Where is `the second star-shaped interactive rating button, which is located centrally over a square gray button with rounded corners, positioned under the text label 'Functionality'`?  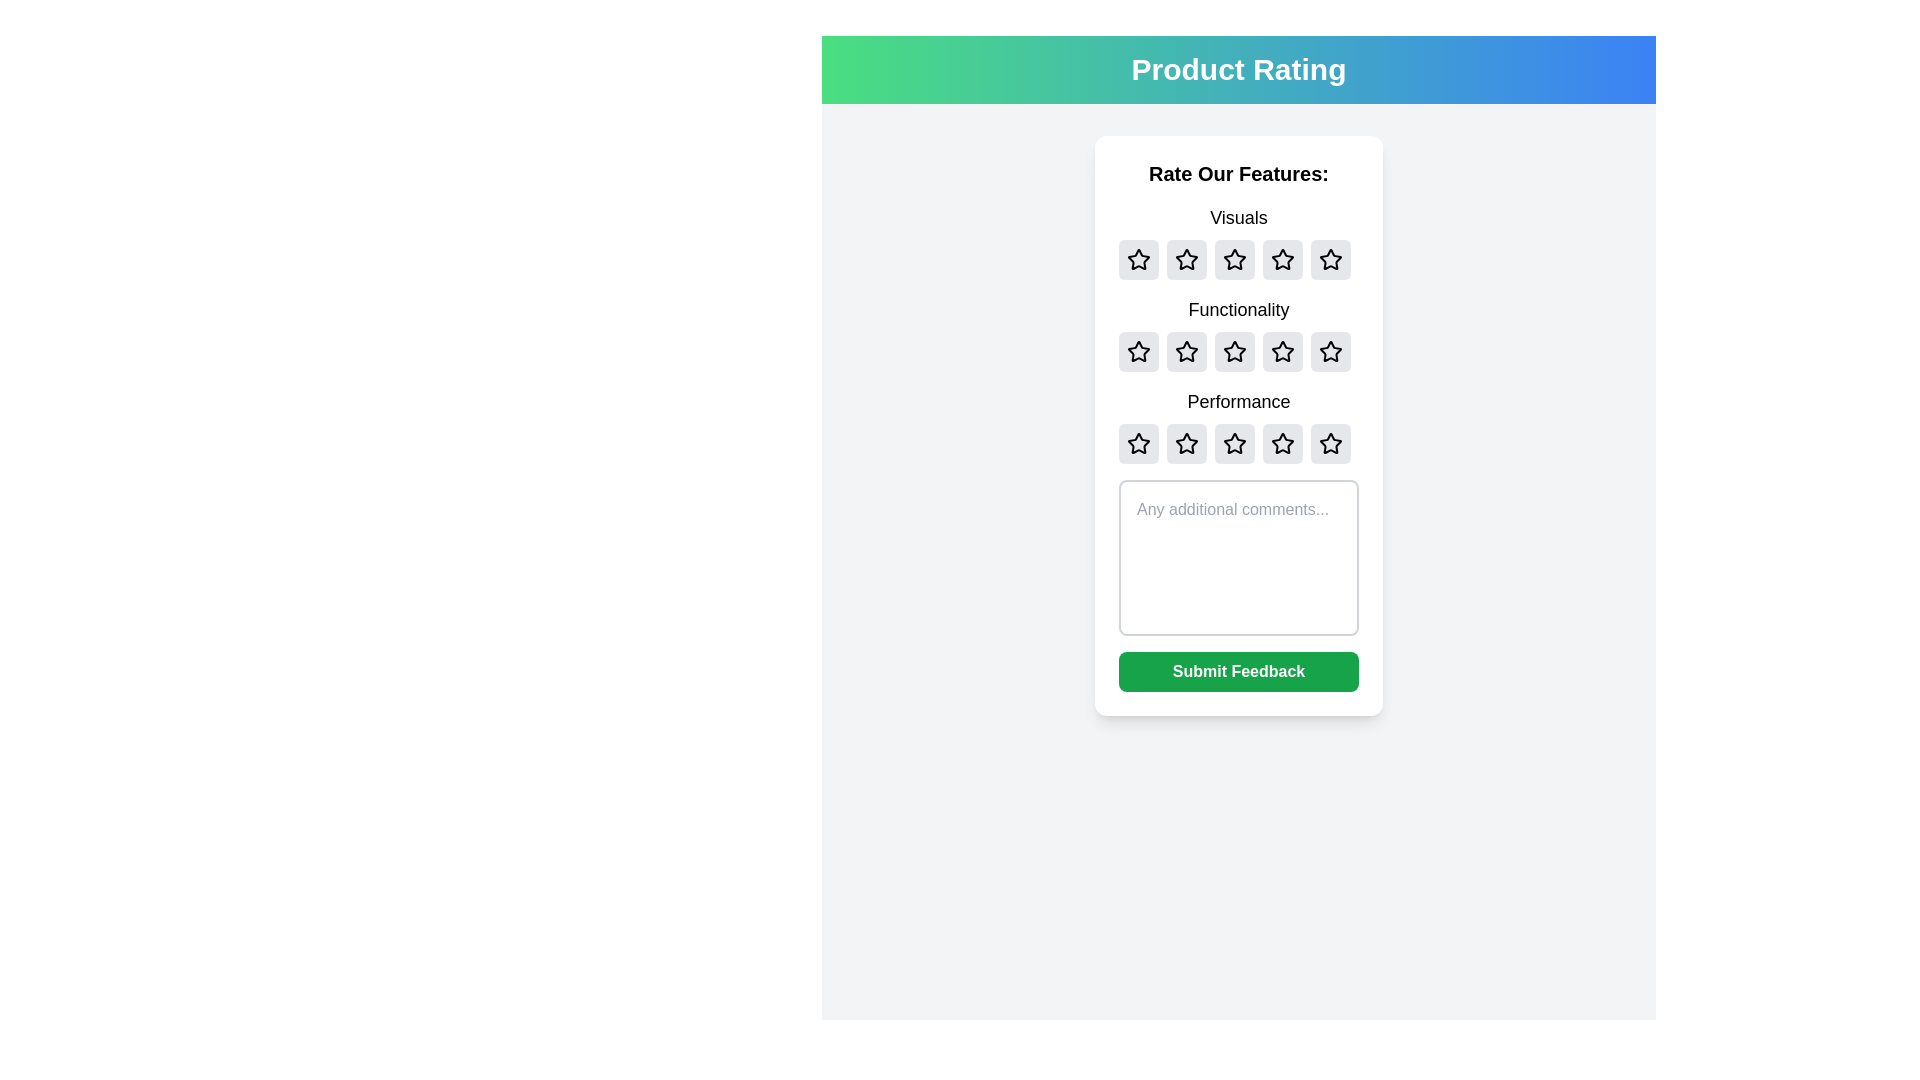 the second star-shaped interactive rating button, which is located centrally over a square gray button with rounded corners, positioned under the text label 'Functionality' is located at coordinates (1186, 350).